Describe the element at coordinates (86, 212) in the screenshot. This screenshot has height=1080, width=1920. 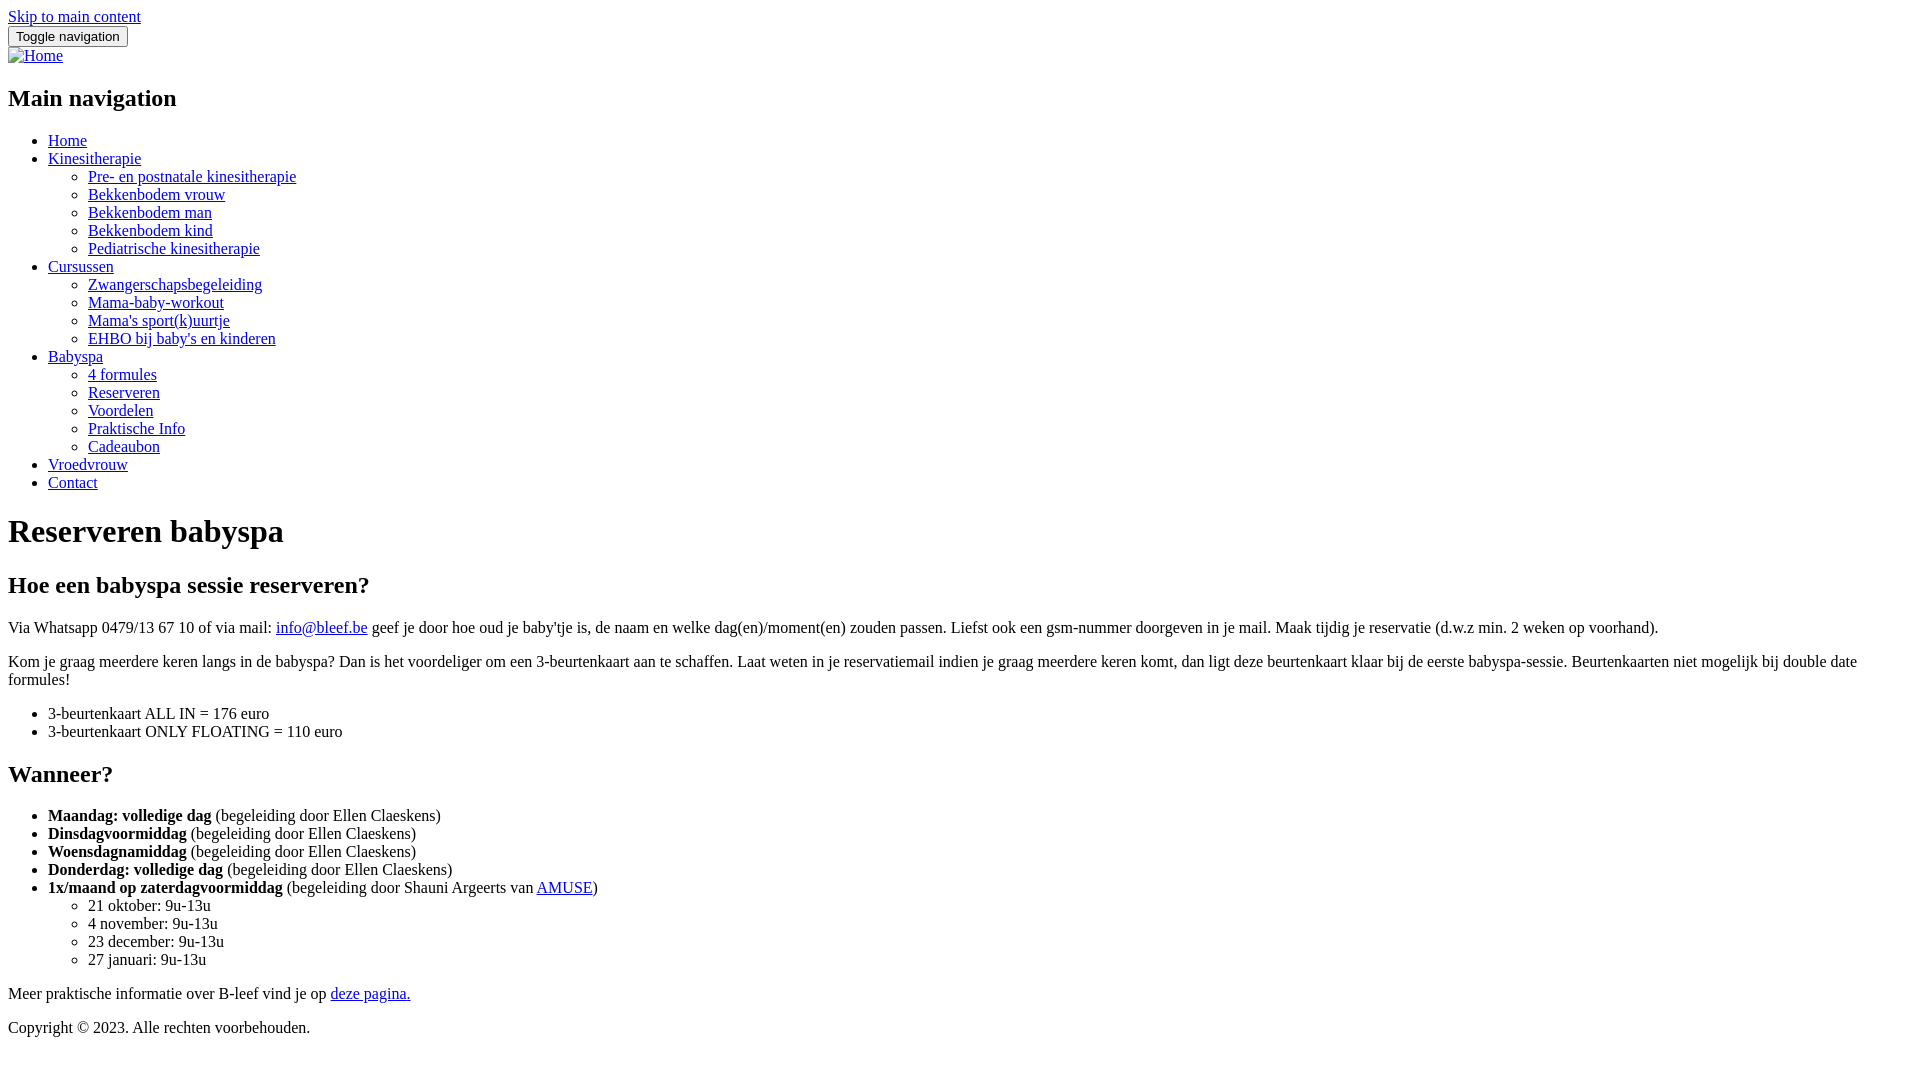
I see `'Bekkenbodem man'` at that location.